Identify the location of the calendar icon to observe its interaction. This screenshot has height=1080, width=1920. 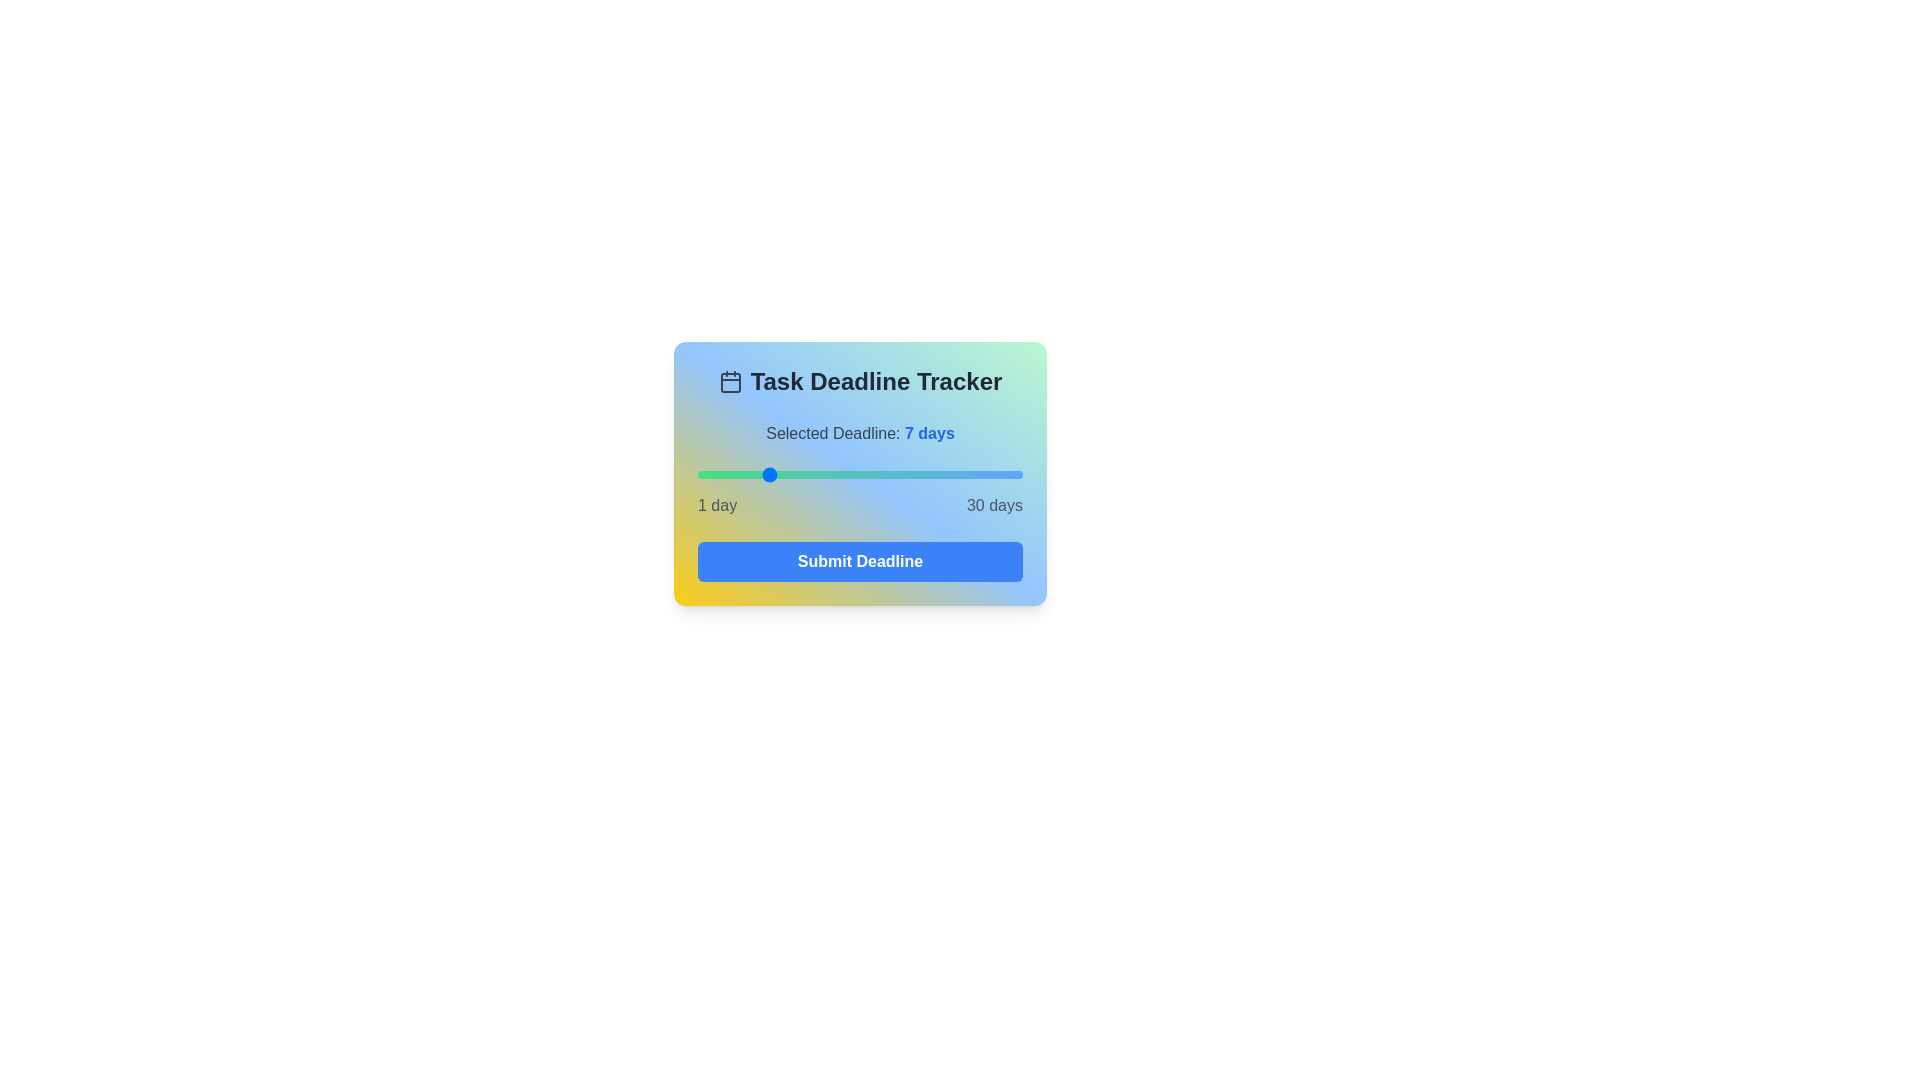
(728, 381).